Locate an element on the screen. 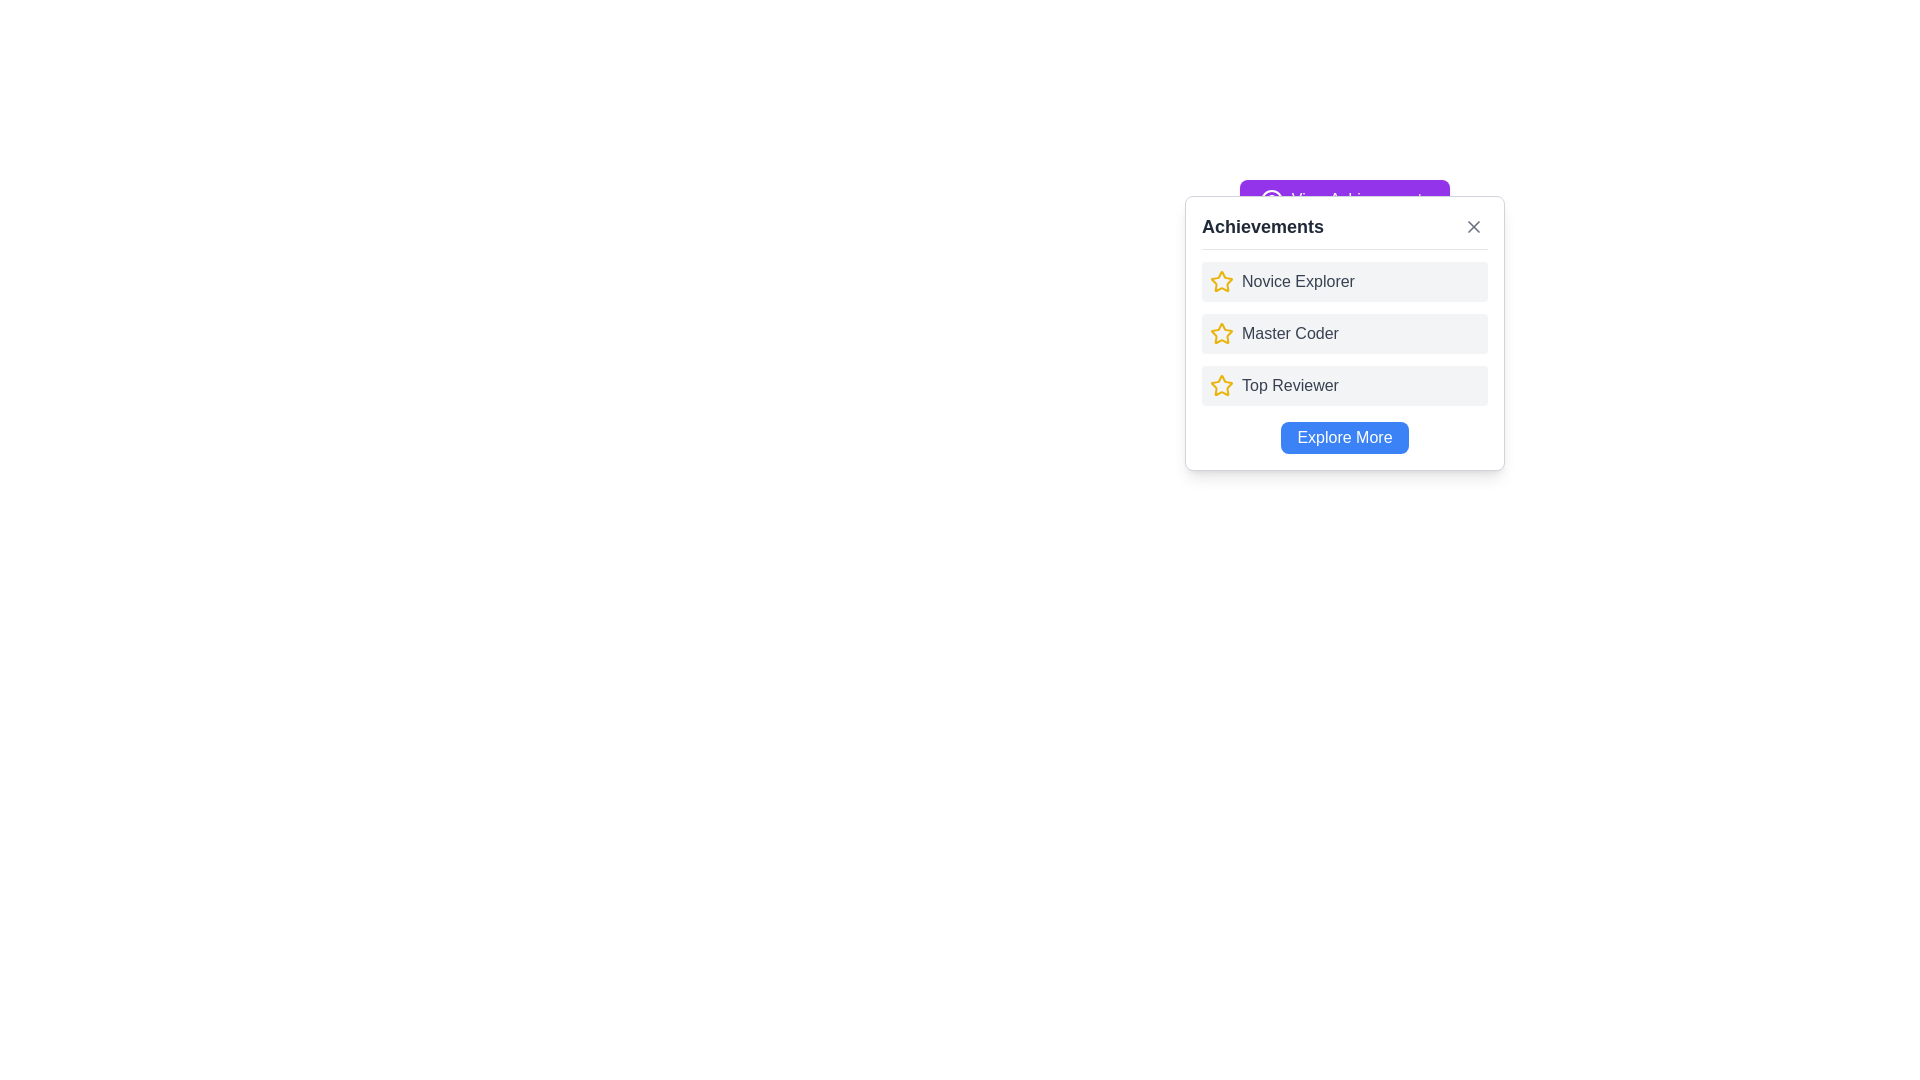 This screenshot has width=1920, height=1080. the circular button with a gray 'X' icon located in the top-right corner of the 'Achievements' section is located at coordinates (1473, 226).